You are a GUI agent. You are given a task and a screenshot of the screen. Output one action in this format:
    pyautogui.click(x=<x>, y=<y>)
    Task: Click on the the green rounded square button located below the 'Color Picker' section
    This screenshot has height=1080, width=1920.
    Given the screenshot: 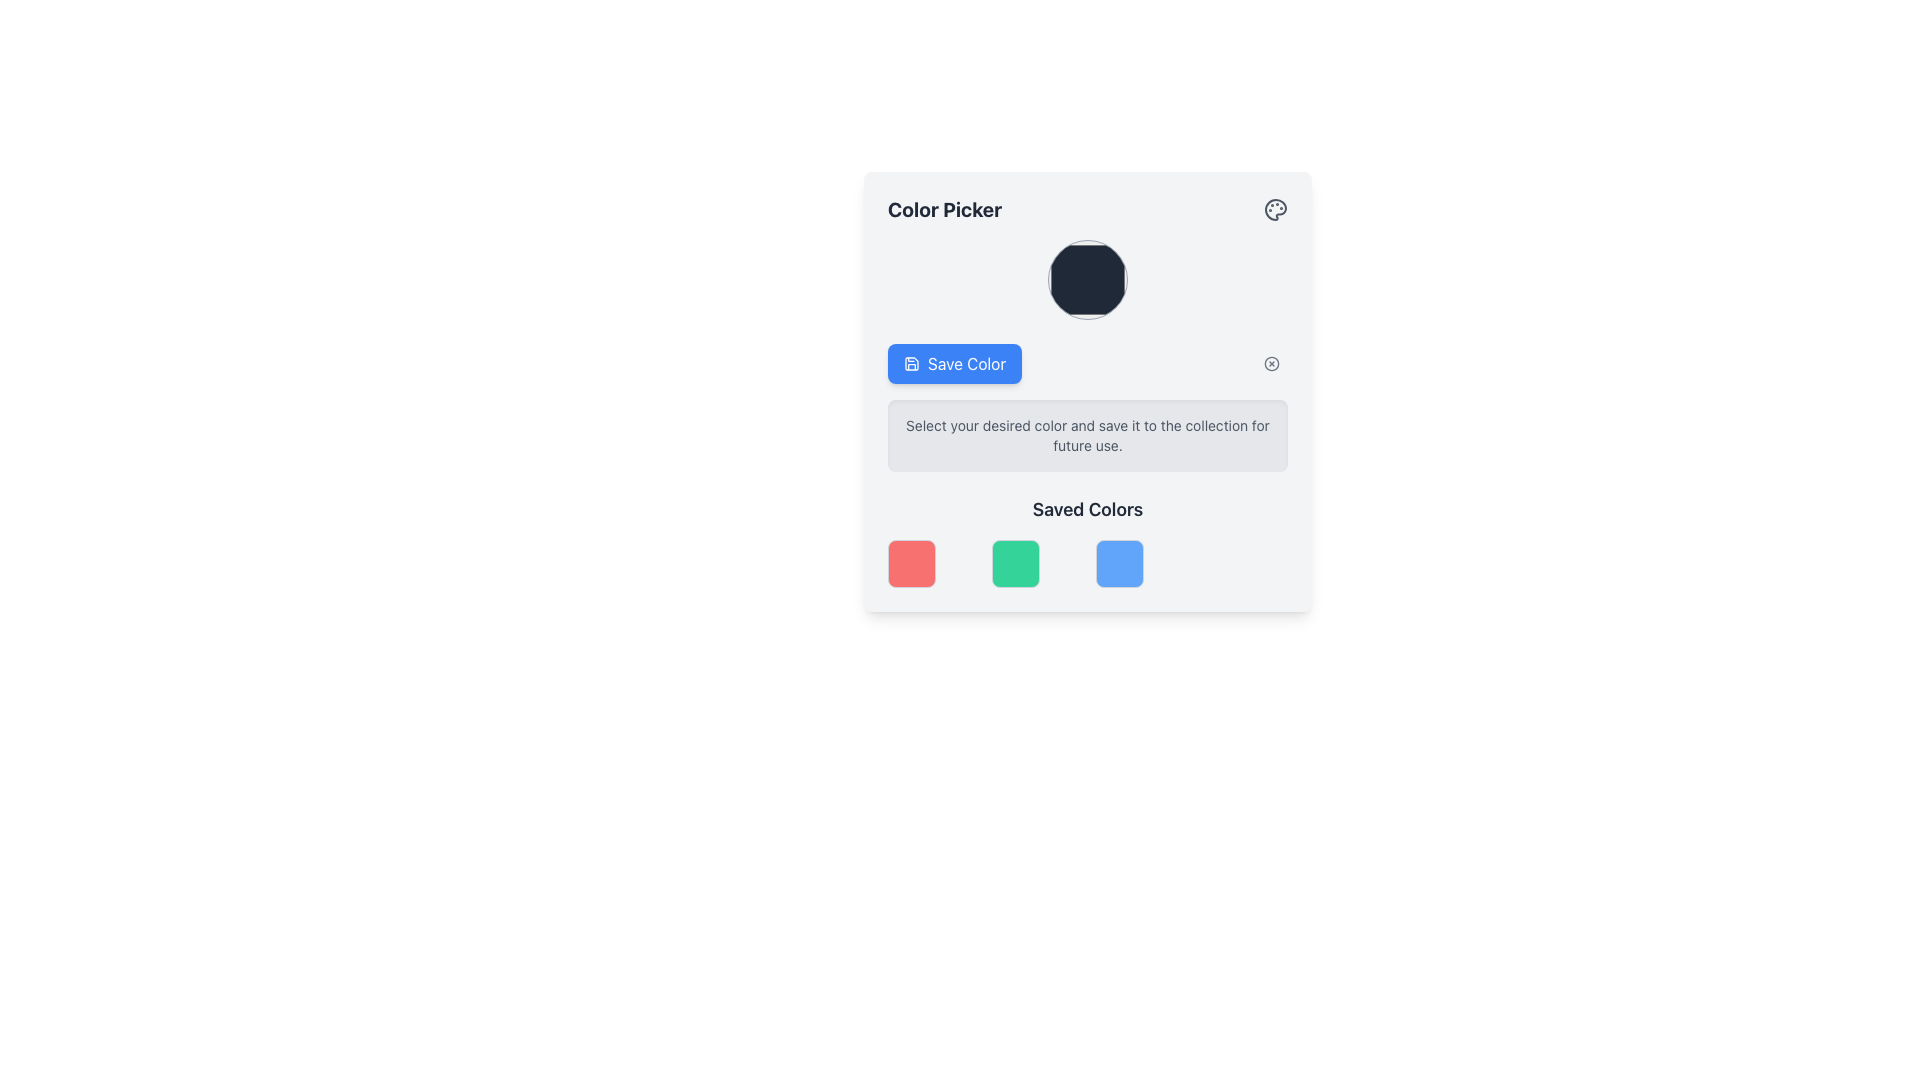 What is the action you would take?
    pyautogui.click(x=1016, y=563)
    